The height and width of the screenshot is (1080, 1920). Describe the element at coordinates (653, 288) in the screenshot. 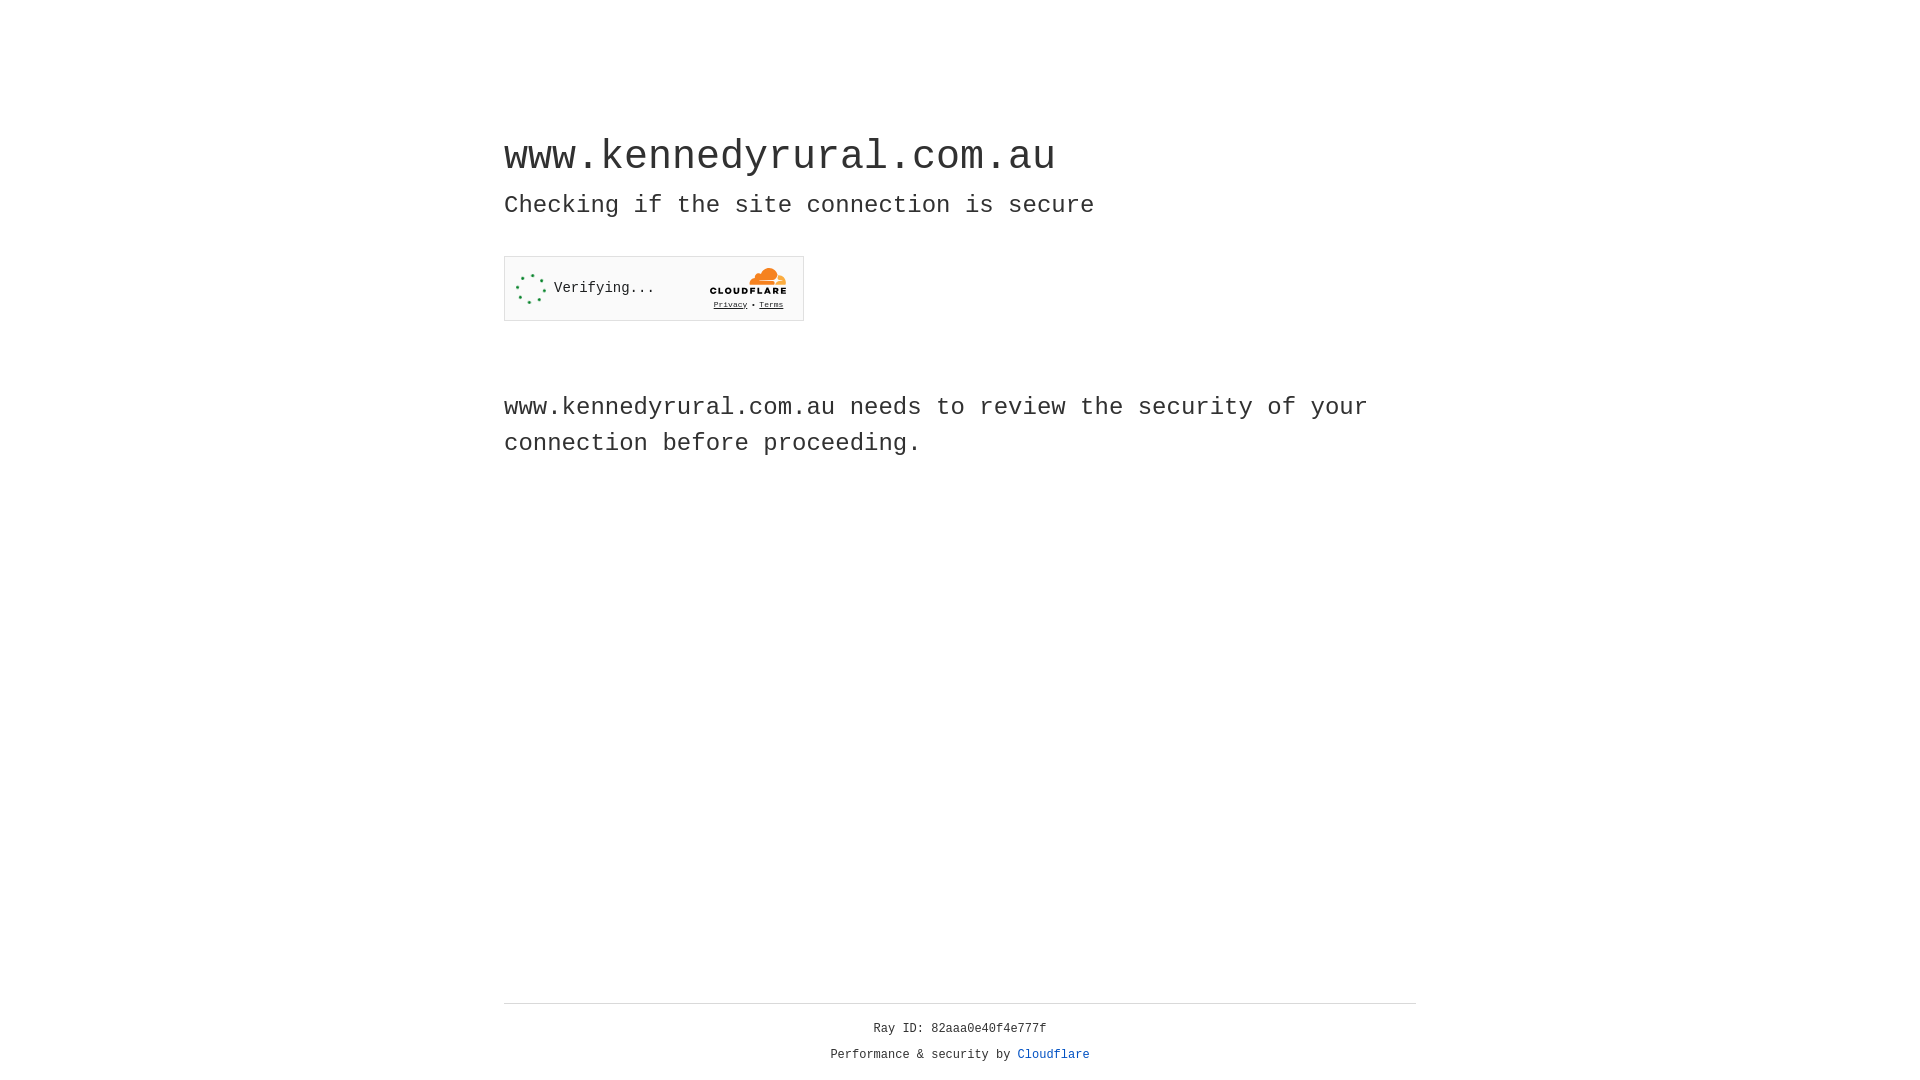

I see `'Widget containing a Cloudflare security challenge'` at that location.